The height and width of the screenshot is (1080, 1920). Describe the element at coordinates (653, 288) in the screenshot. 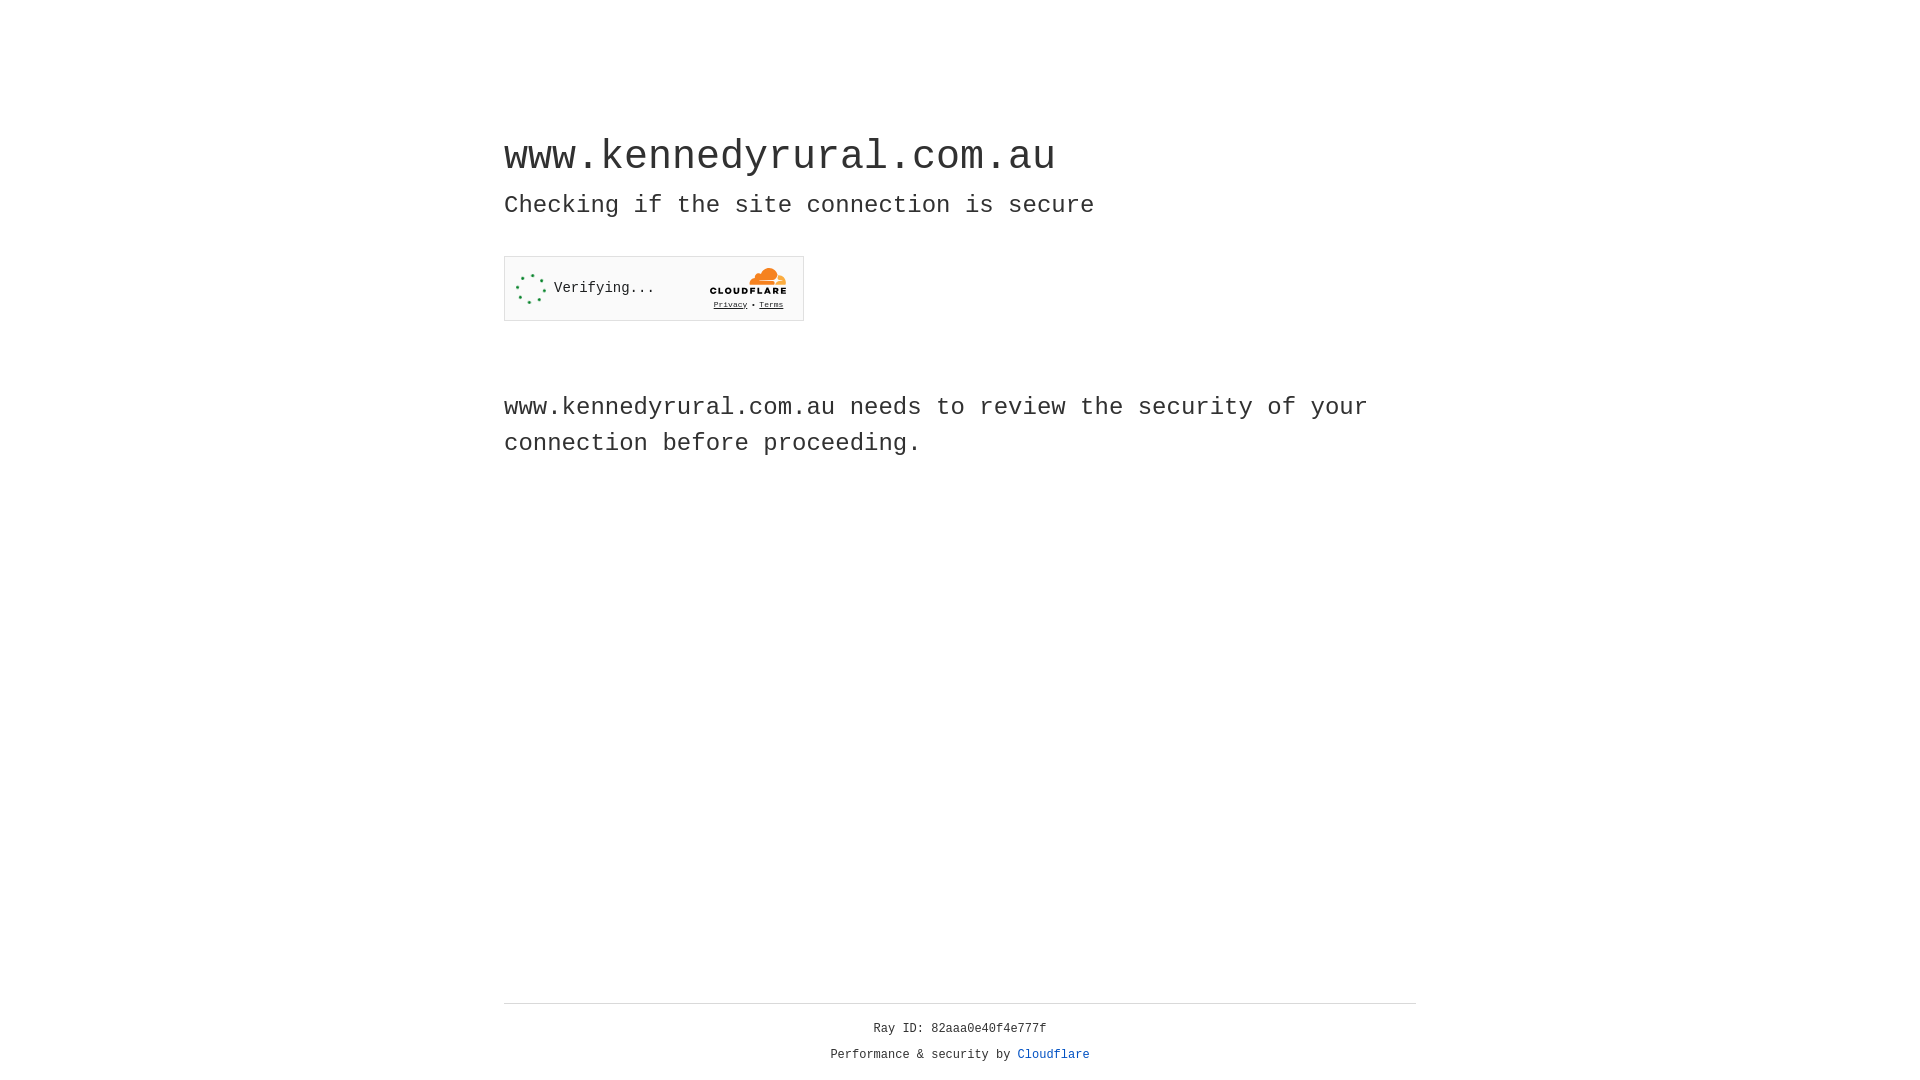

I see `'Widget containing a Cloudflare security challenge'` at that location.